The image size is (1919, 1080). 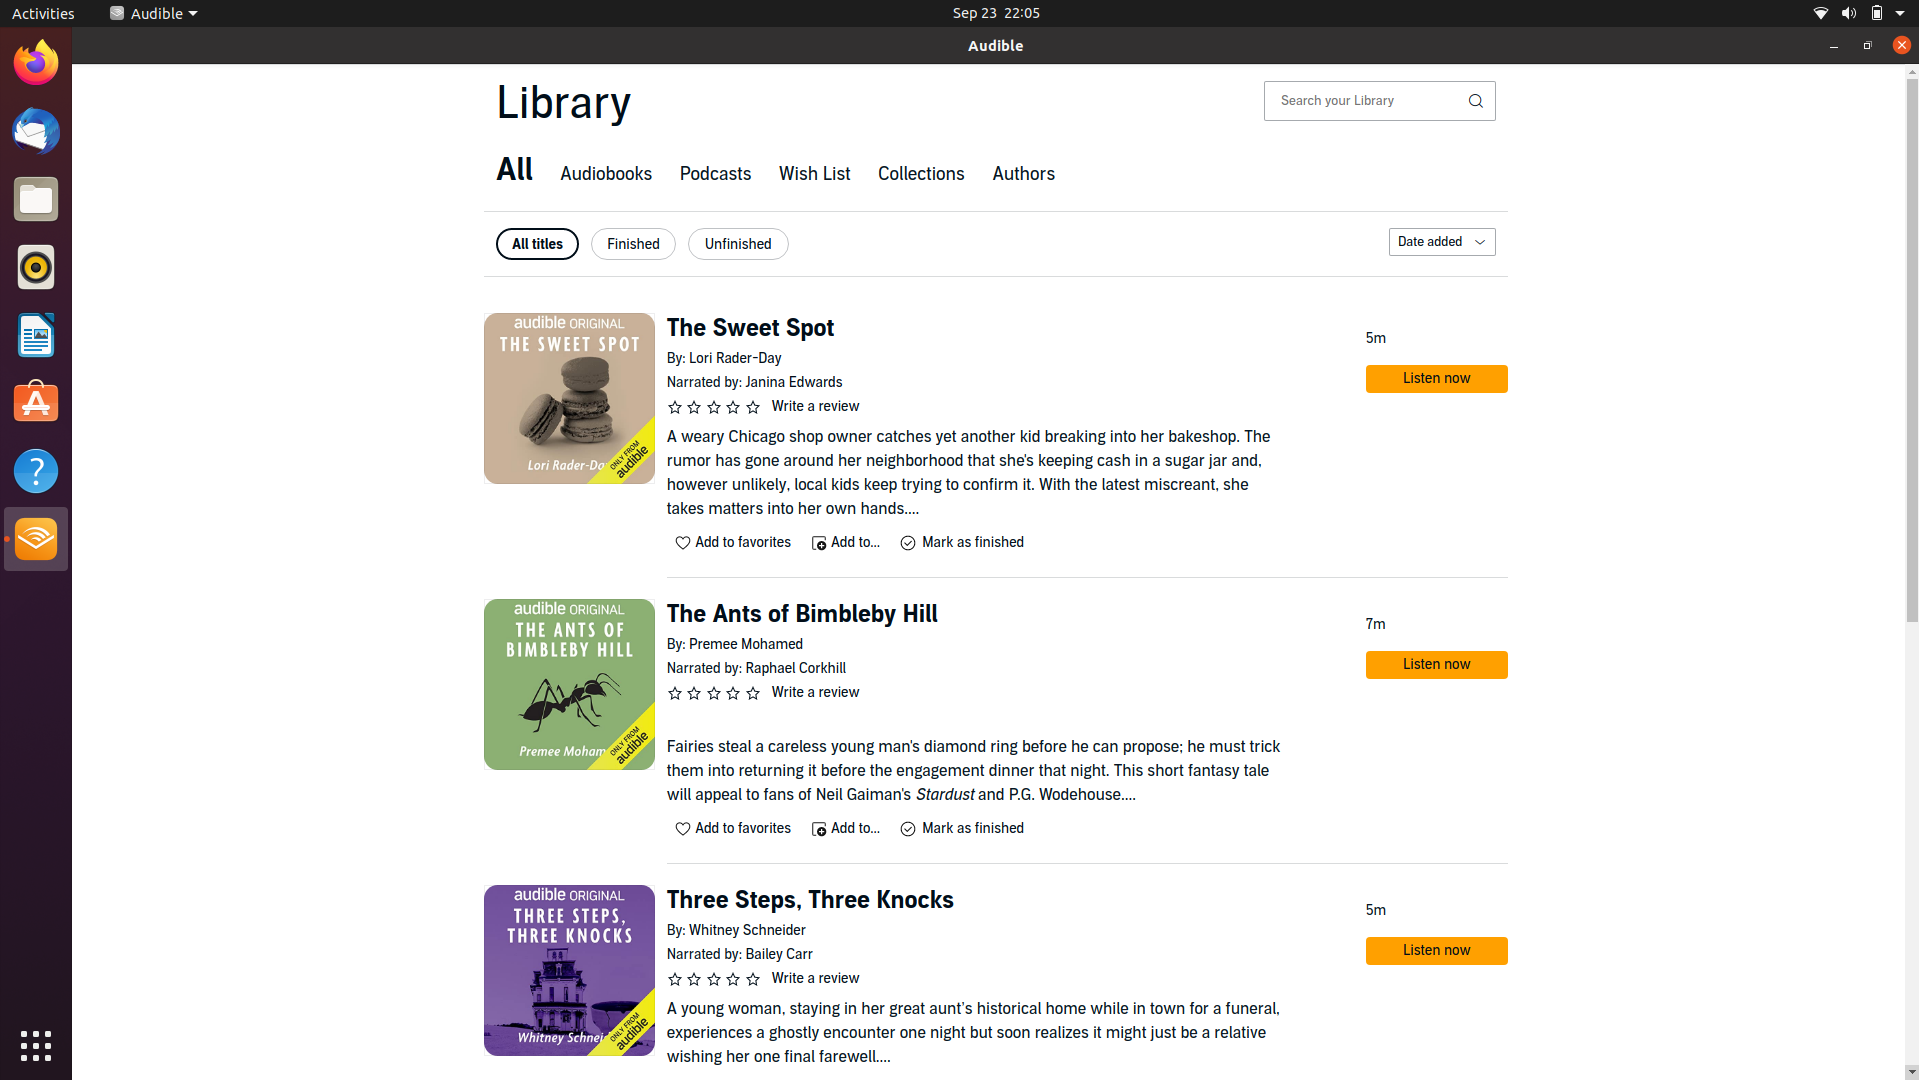 I want to click on Complete "The Sweet Spot" and verify its presence under completed, so click(x=960, y=542).